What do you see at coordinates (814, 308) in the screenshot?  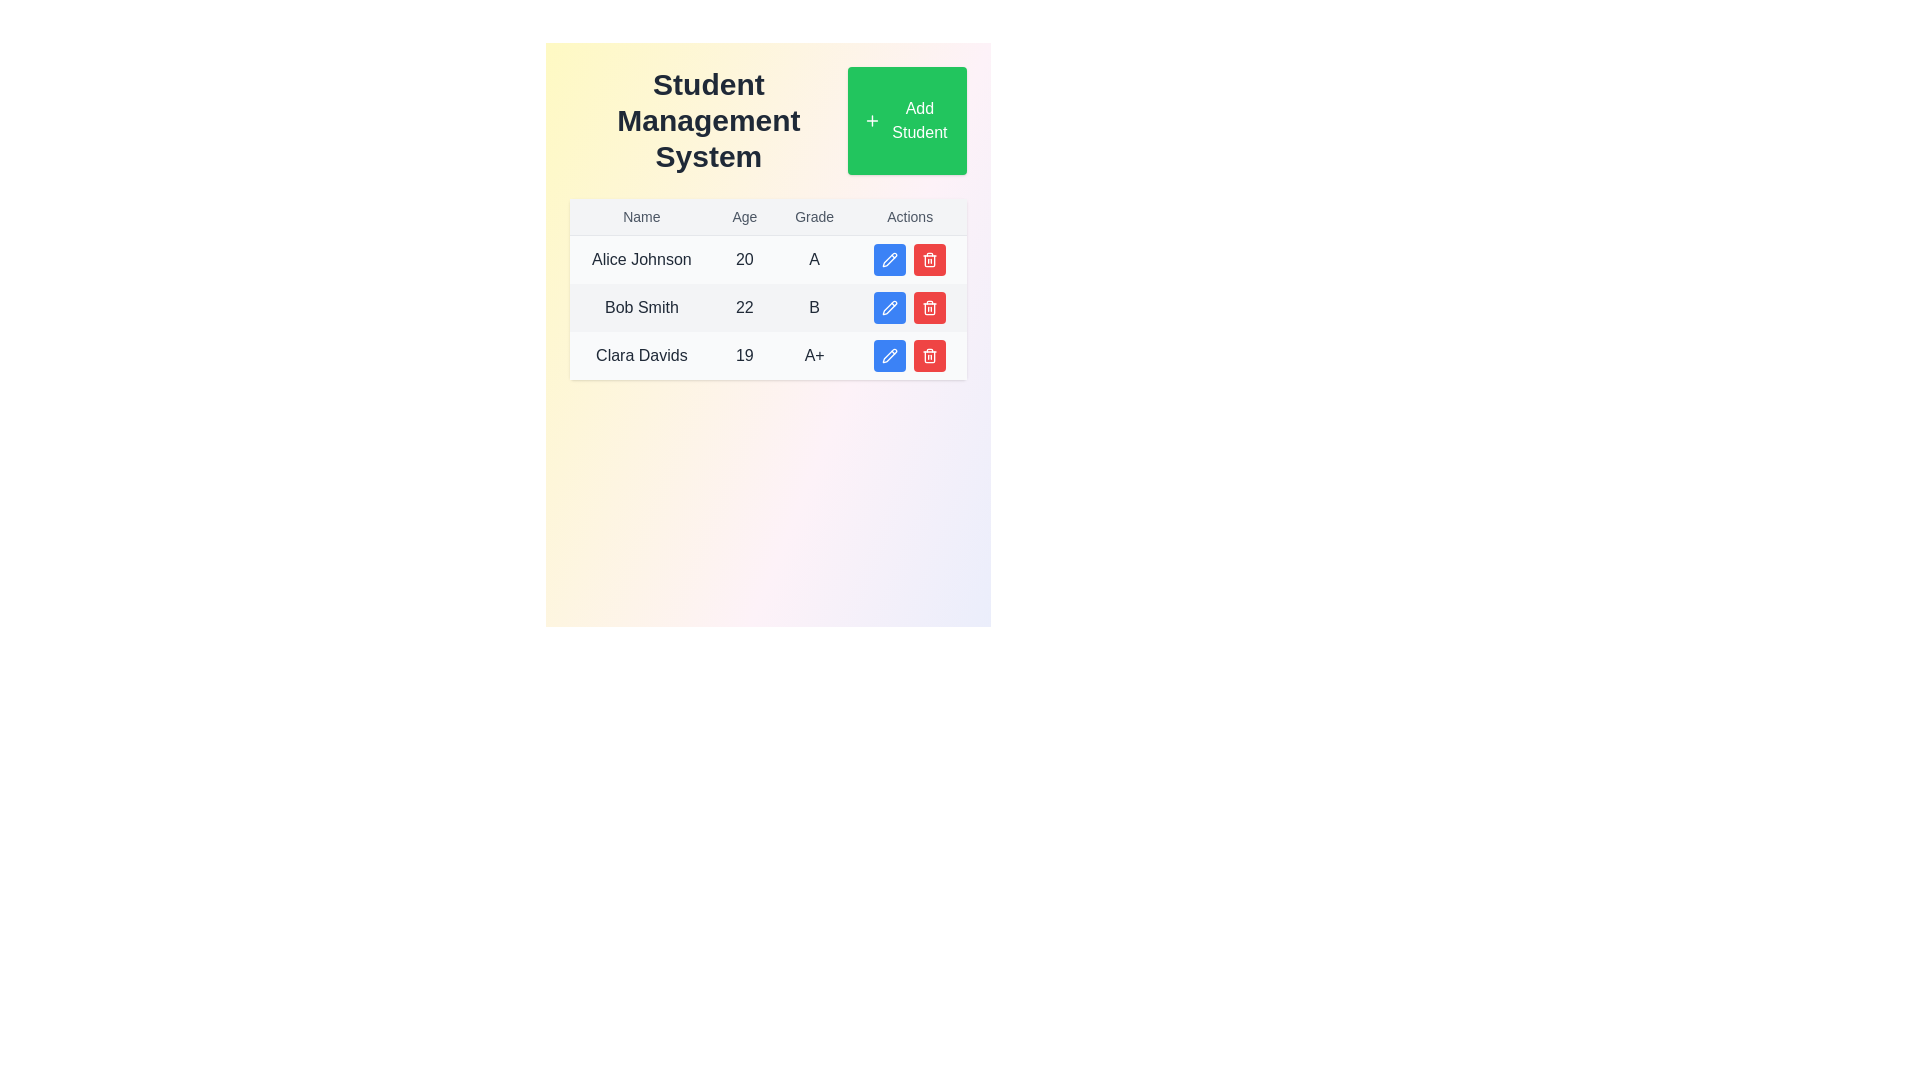 I see `the Text label displaying the grade of the student 'Bob Smith' in the table, located in the third column of his row` at bounding box center [814, 308].